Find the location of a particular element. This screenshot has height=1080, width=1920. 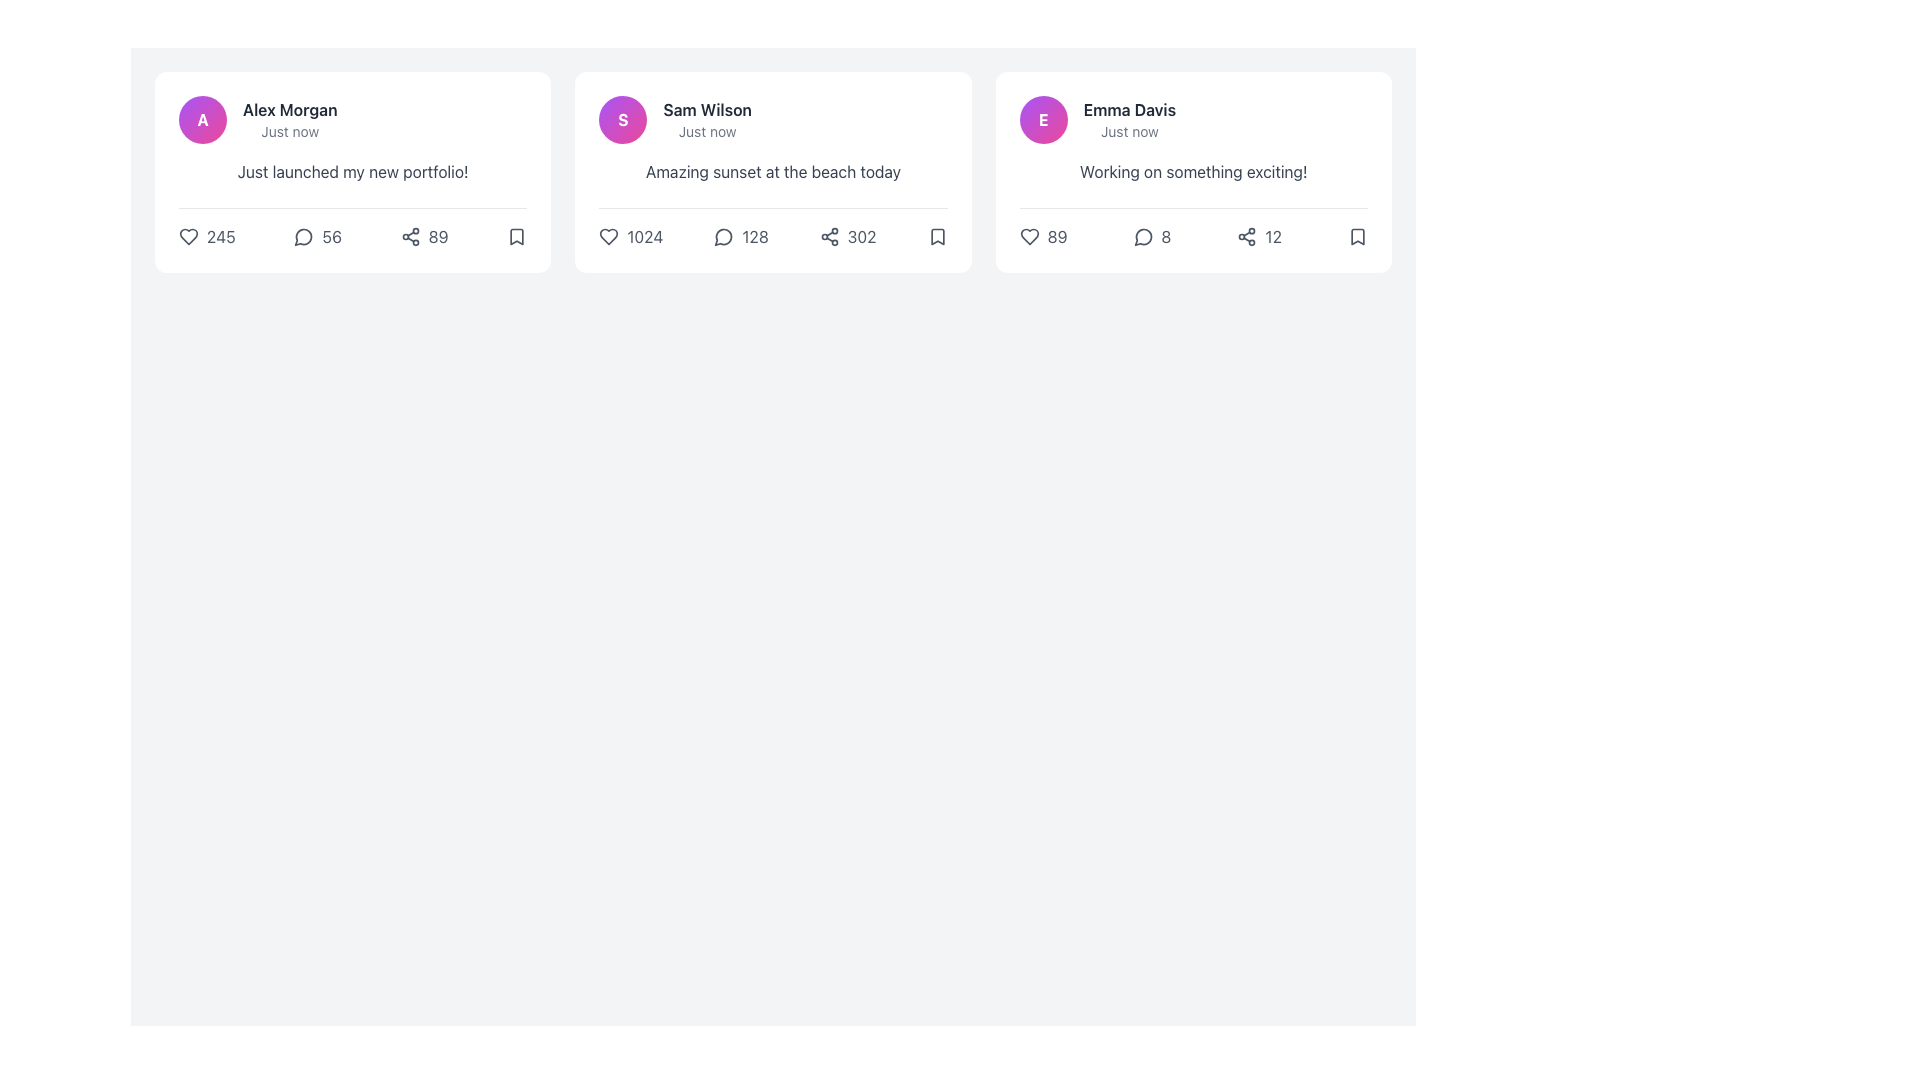

the fifth interactive icon in the row of reaction icons under the post by 'Sam Wilson' is located at coordinates (936, 235).